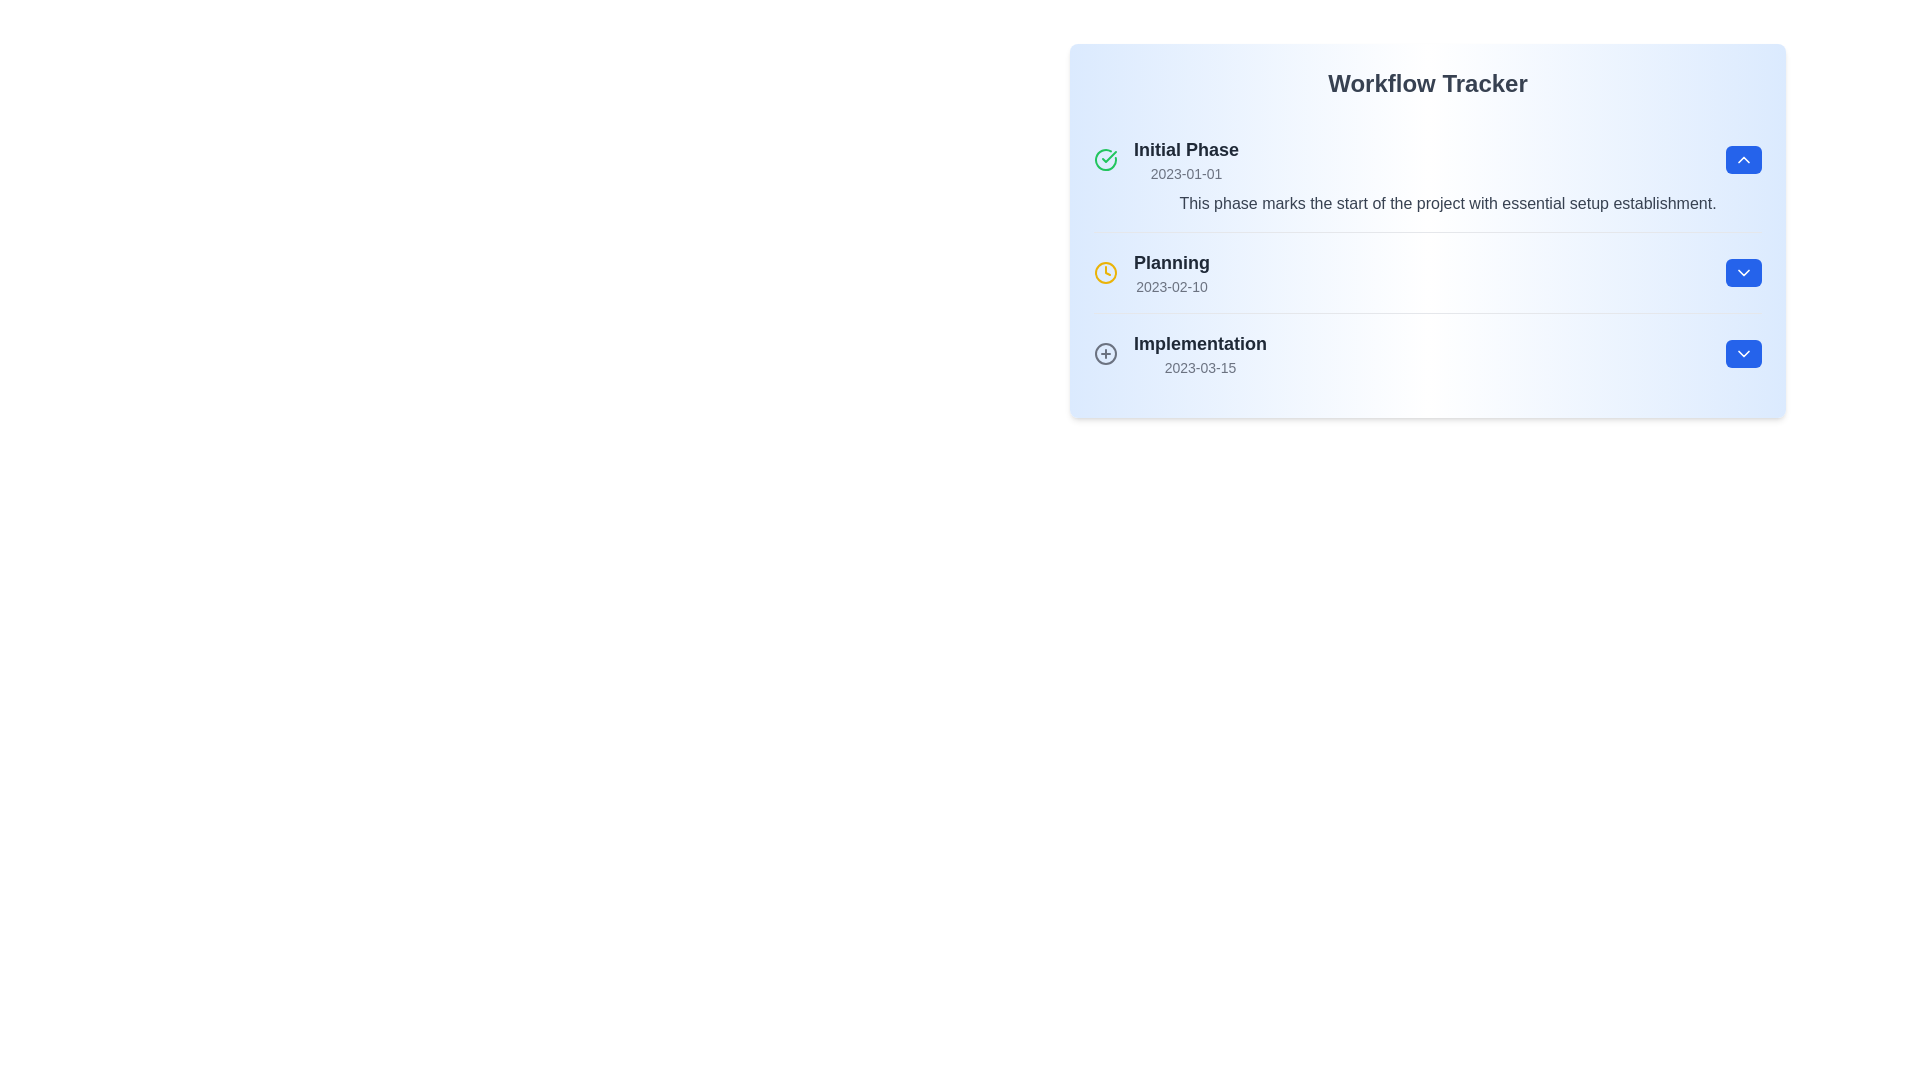 The image size is (1920, 1080). What do you see at coordinates (1180, 353) in the screenshot?
I see `the 'Implementation' phase title in the Workflow Tracker panel` at bounding box center [1180, 353].